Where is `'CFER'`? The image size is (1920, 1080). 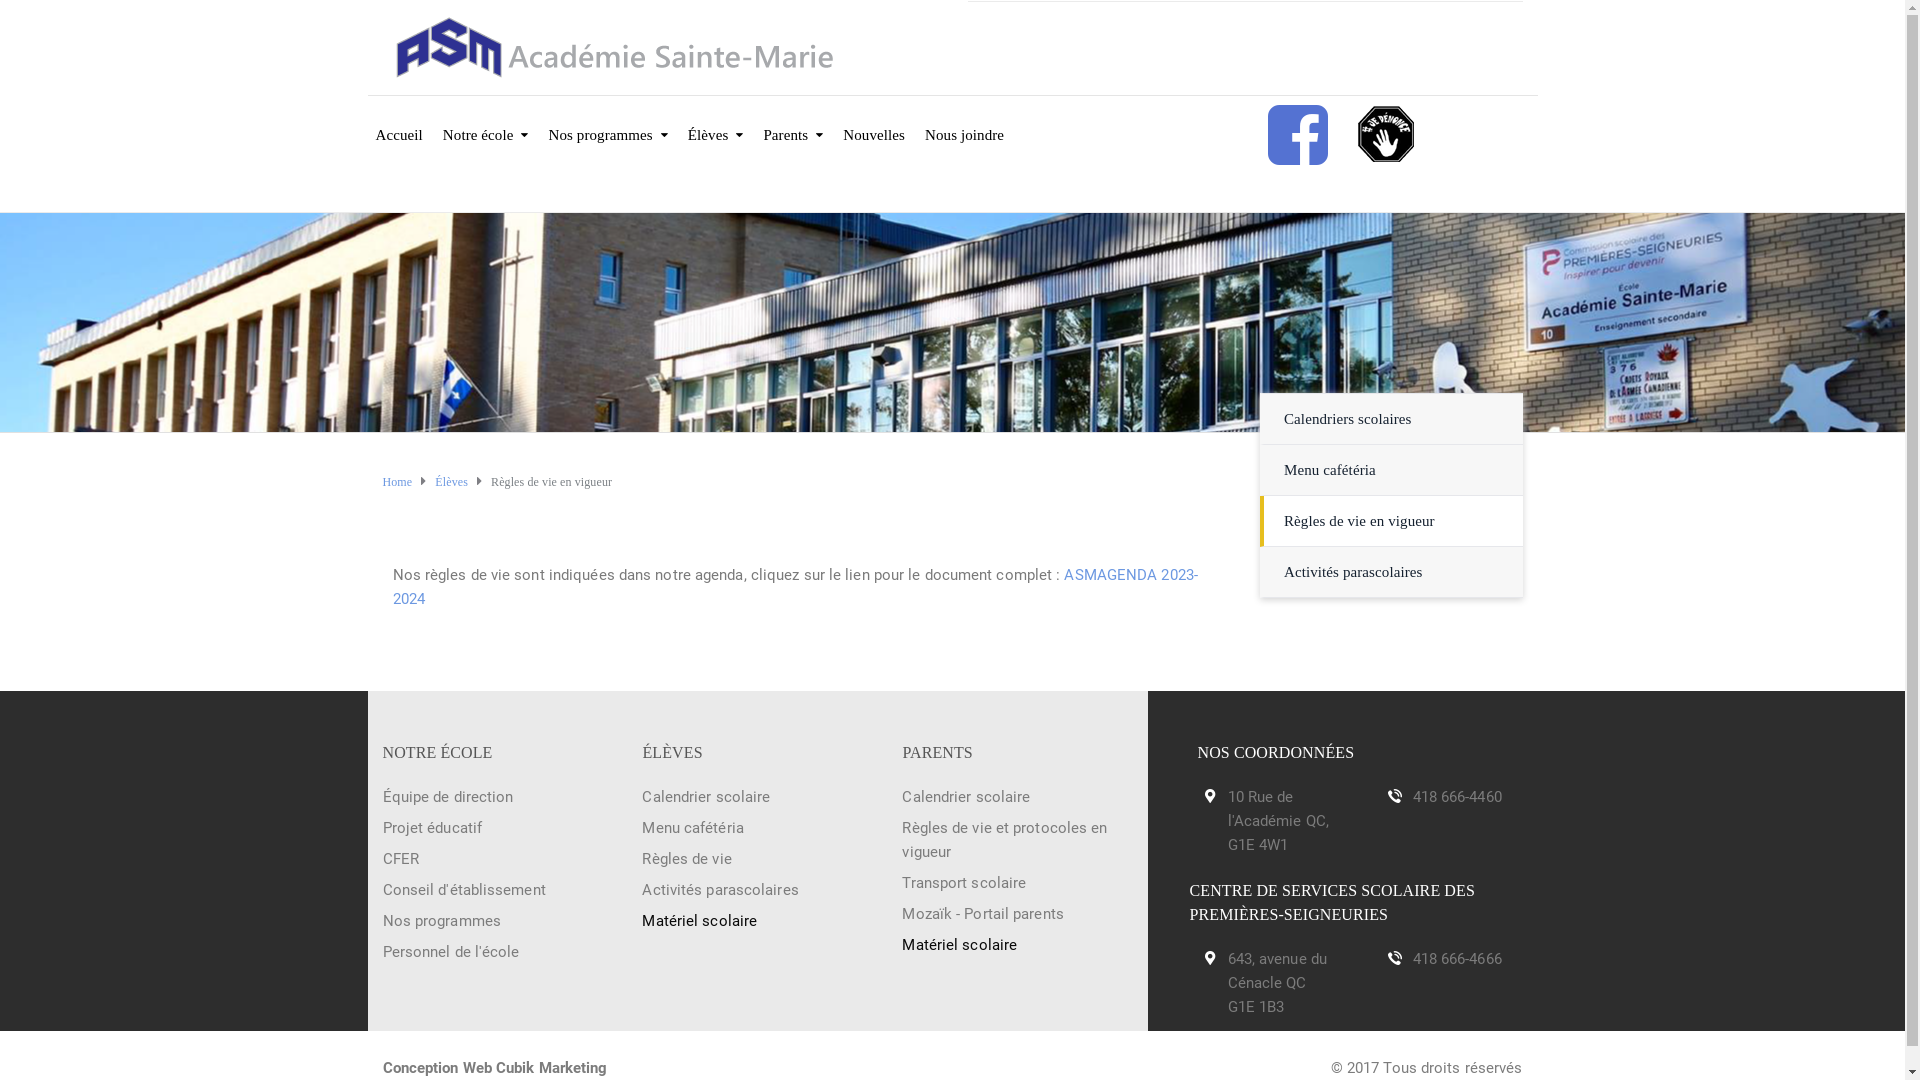 'CFER' is located at coordinates (399, 858).